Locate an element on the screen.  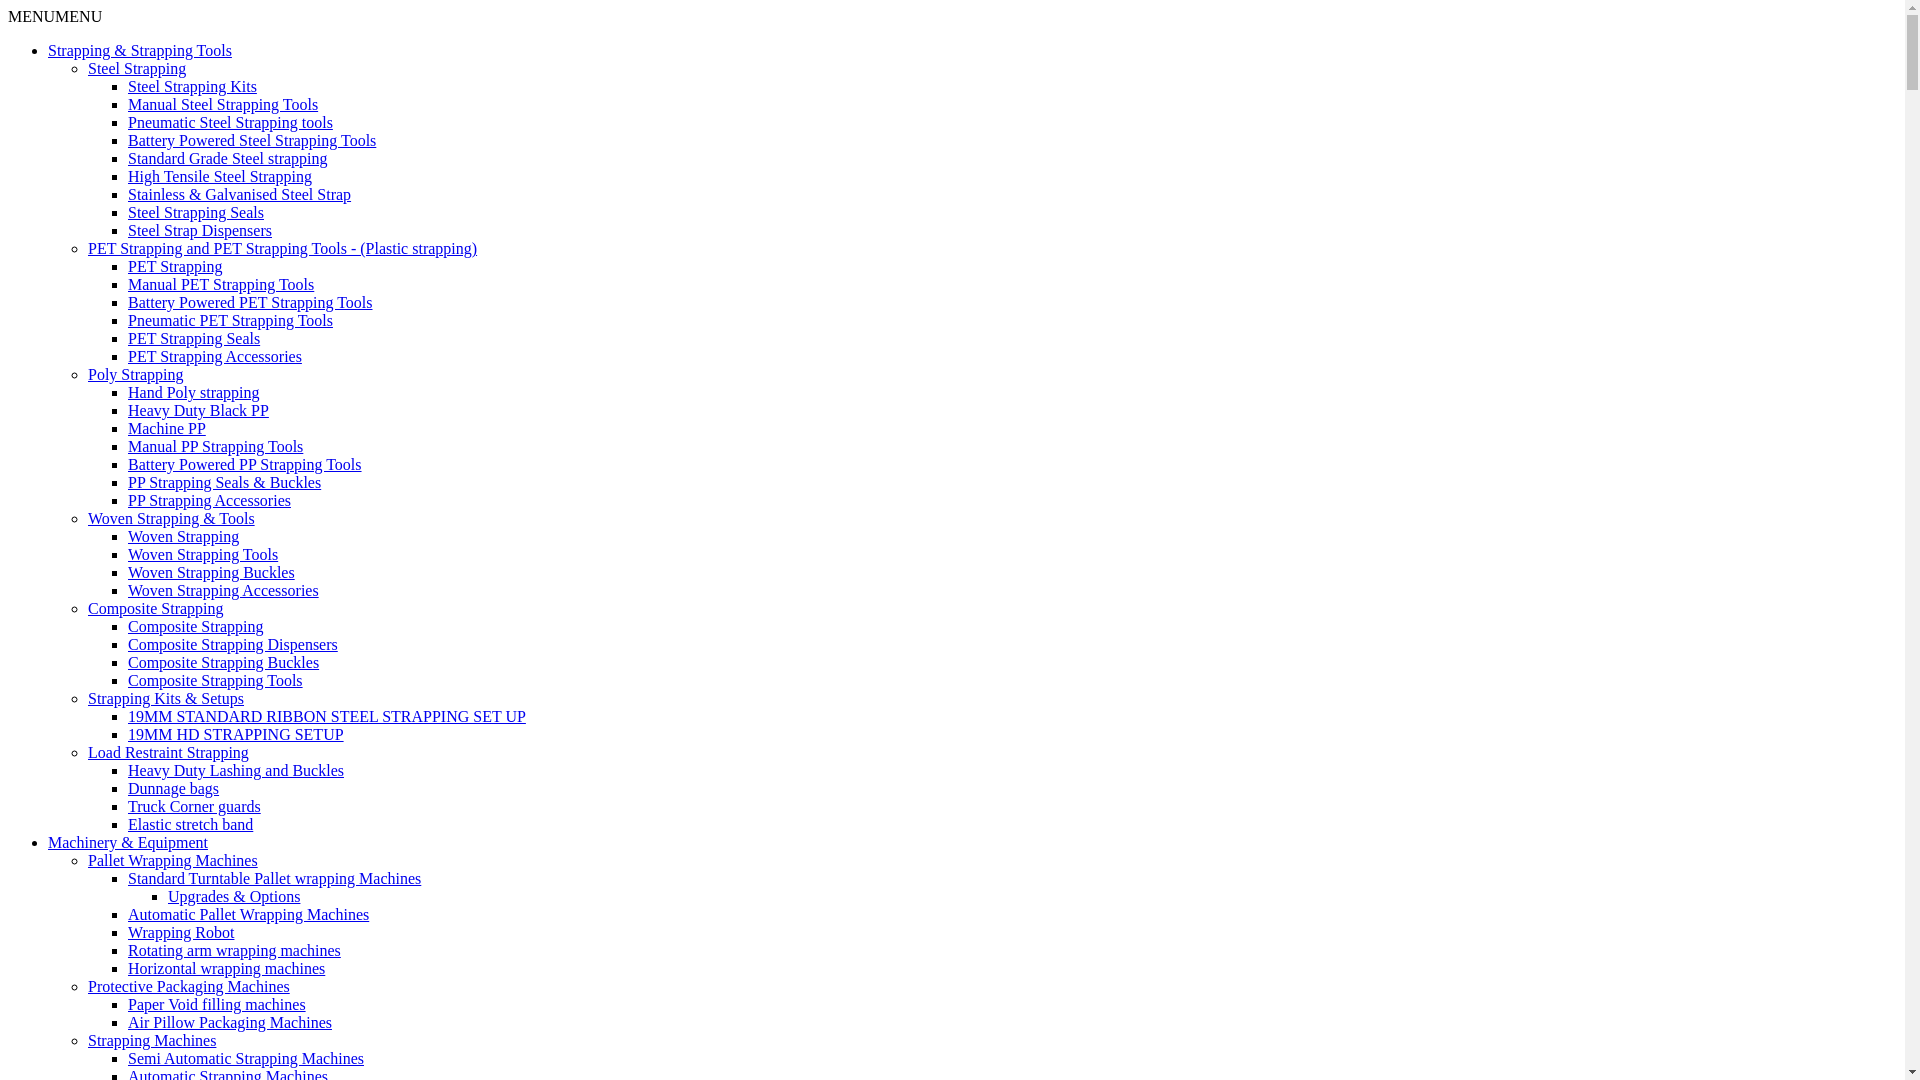
'Composite Strapping' is located at coordinates (155, 607).